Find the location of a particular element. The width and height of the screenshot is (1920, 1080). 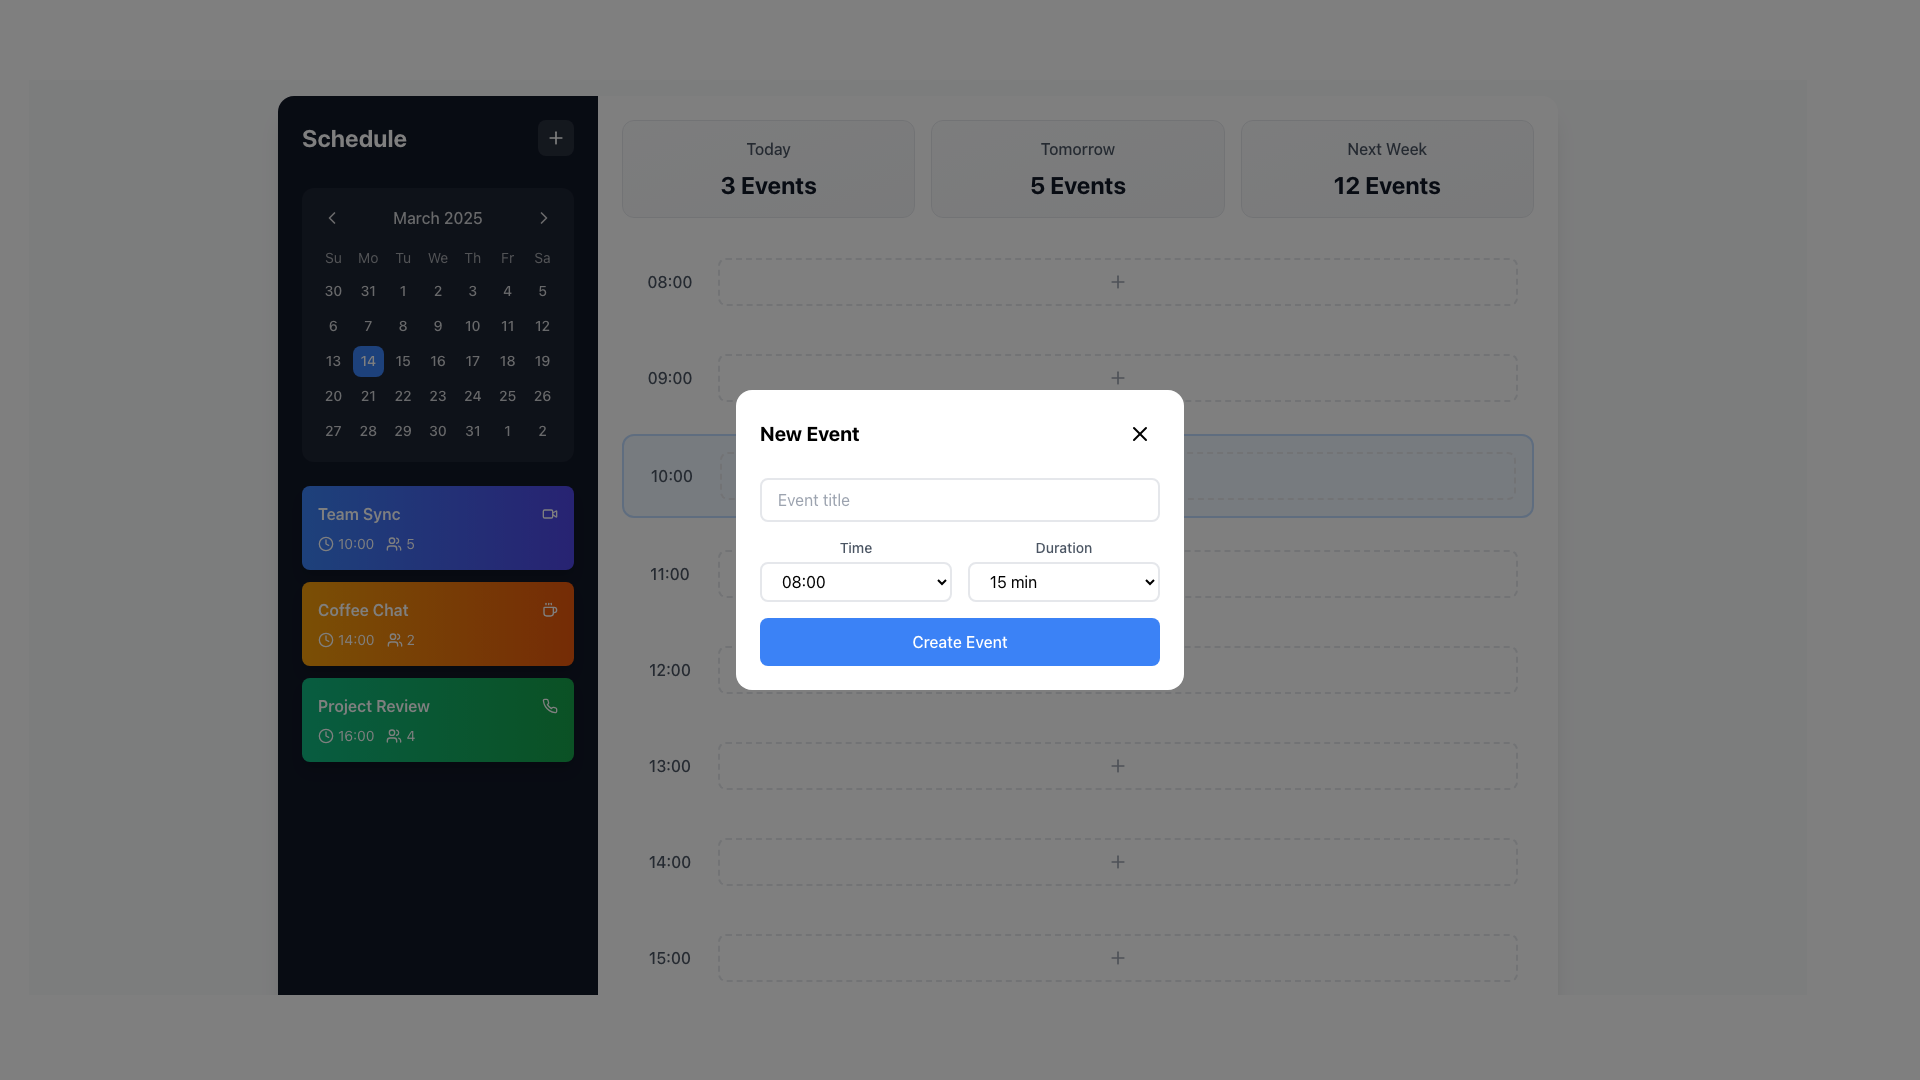

the interactive placeholder button with a dashed border located in the 08:00 time slot to create a new entry is located at coordinates (1117, 281).